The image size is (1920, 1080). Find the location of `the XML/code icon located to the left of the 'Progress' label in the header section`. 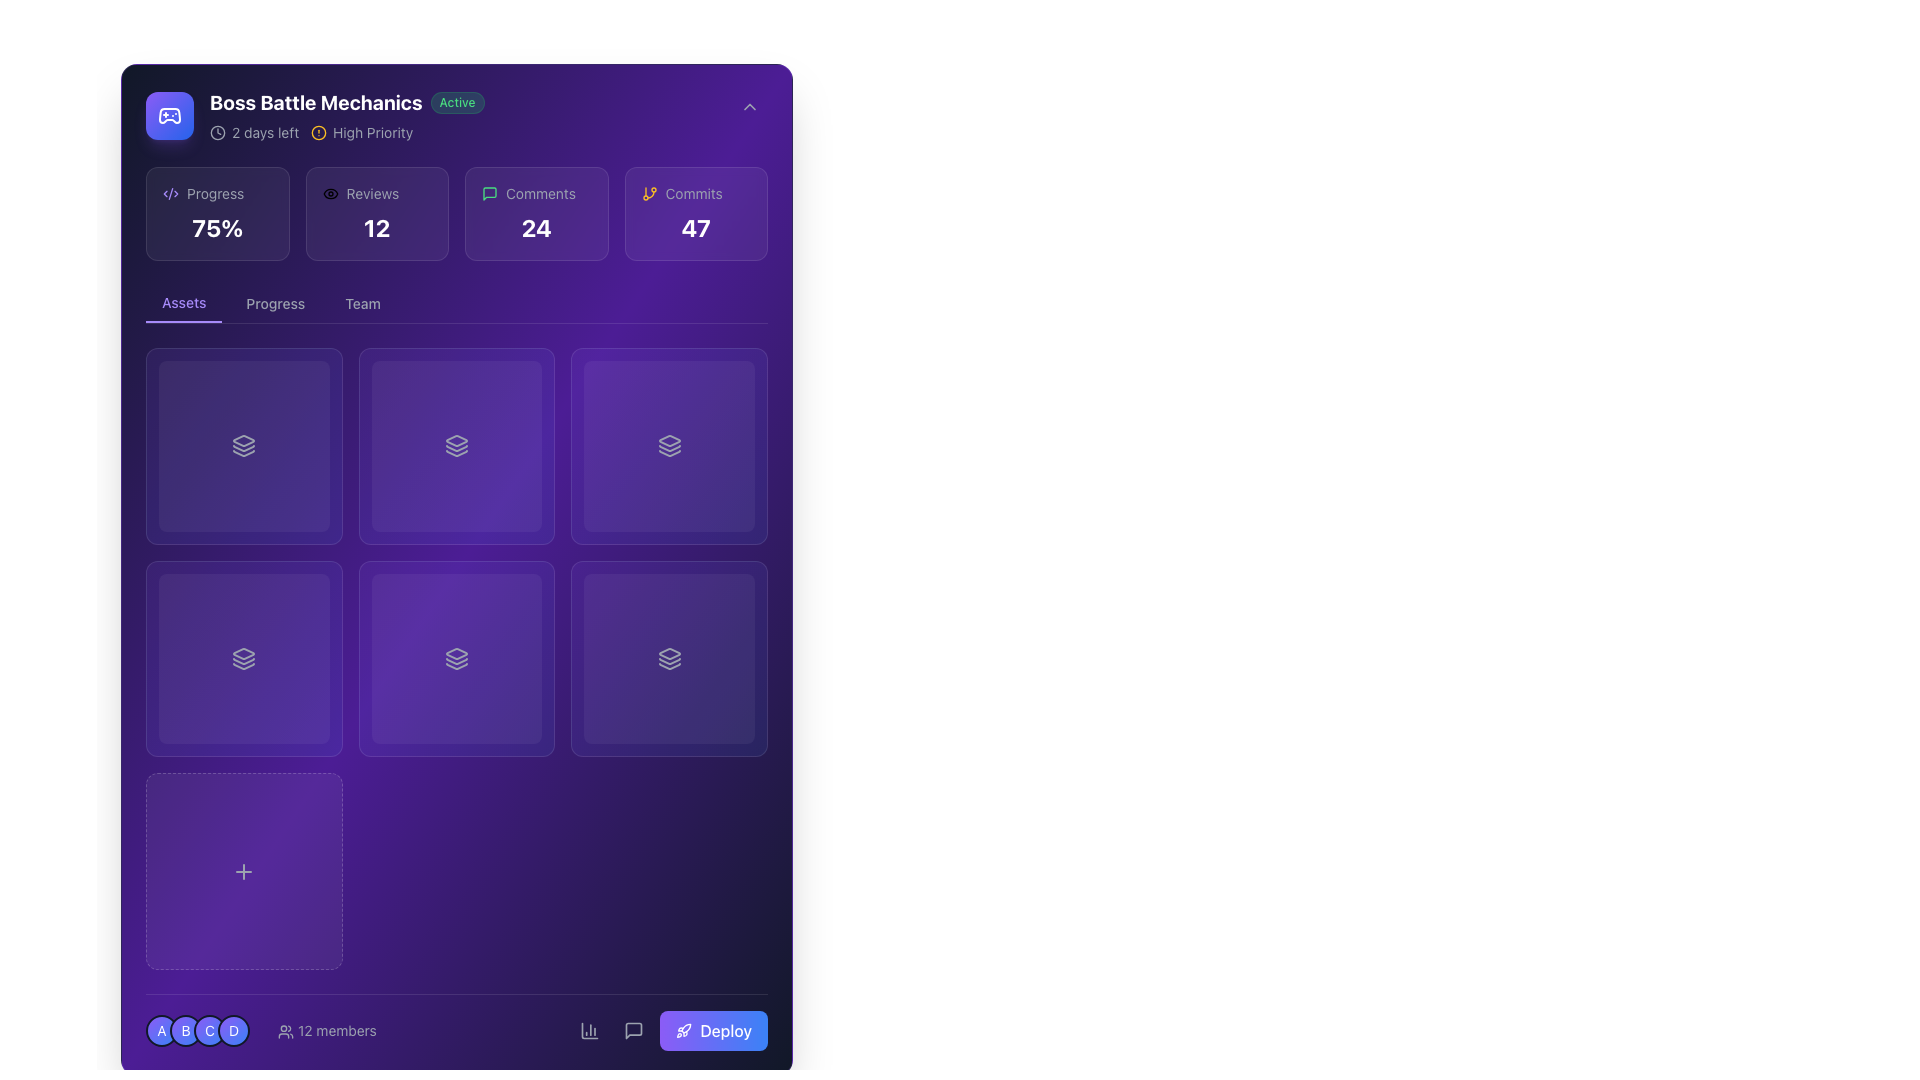

the XML/code icon located to the left of the 'Progress' label in the header section is located at coordinates (171, 193).